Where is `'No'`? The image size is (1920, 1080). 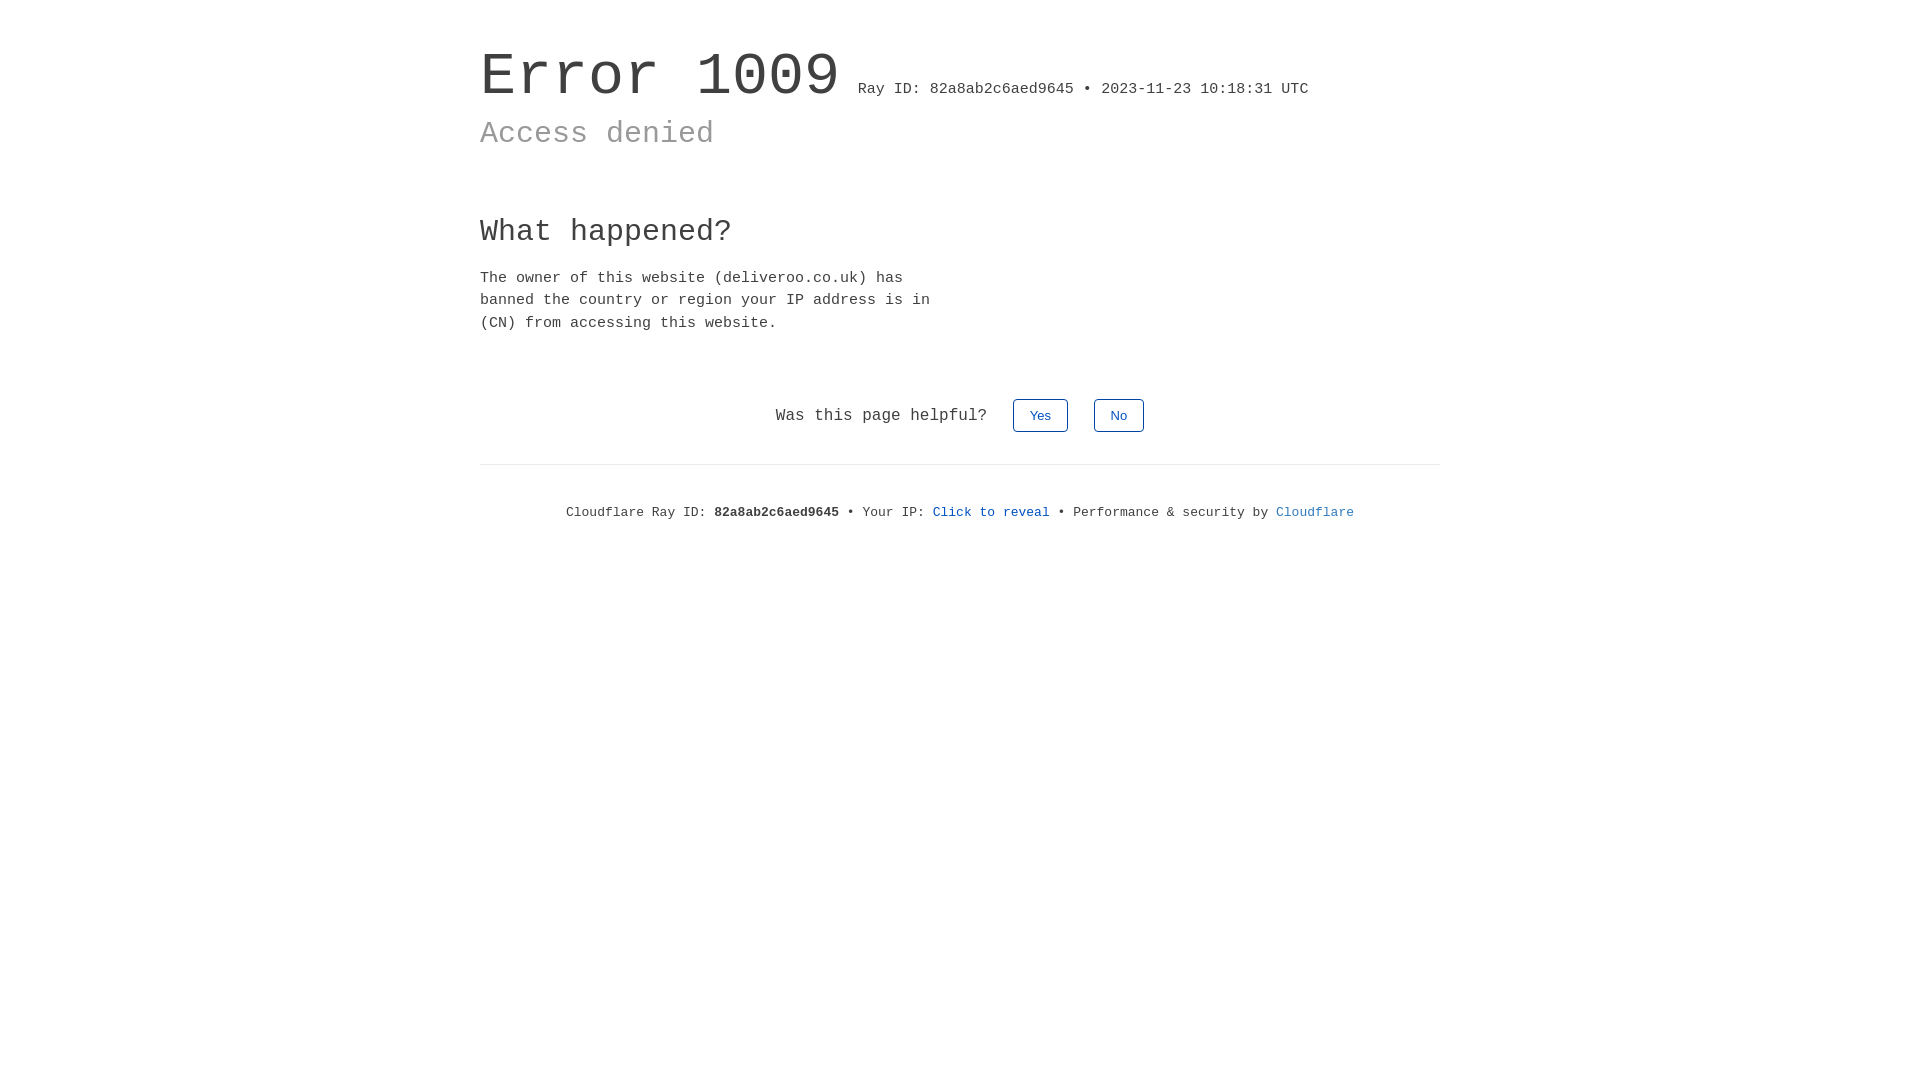 'No' is located at coordinates (1118, 414).